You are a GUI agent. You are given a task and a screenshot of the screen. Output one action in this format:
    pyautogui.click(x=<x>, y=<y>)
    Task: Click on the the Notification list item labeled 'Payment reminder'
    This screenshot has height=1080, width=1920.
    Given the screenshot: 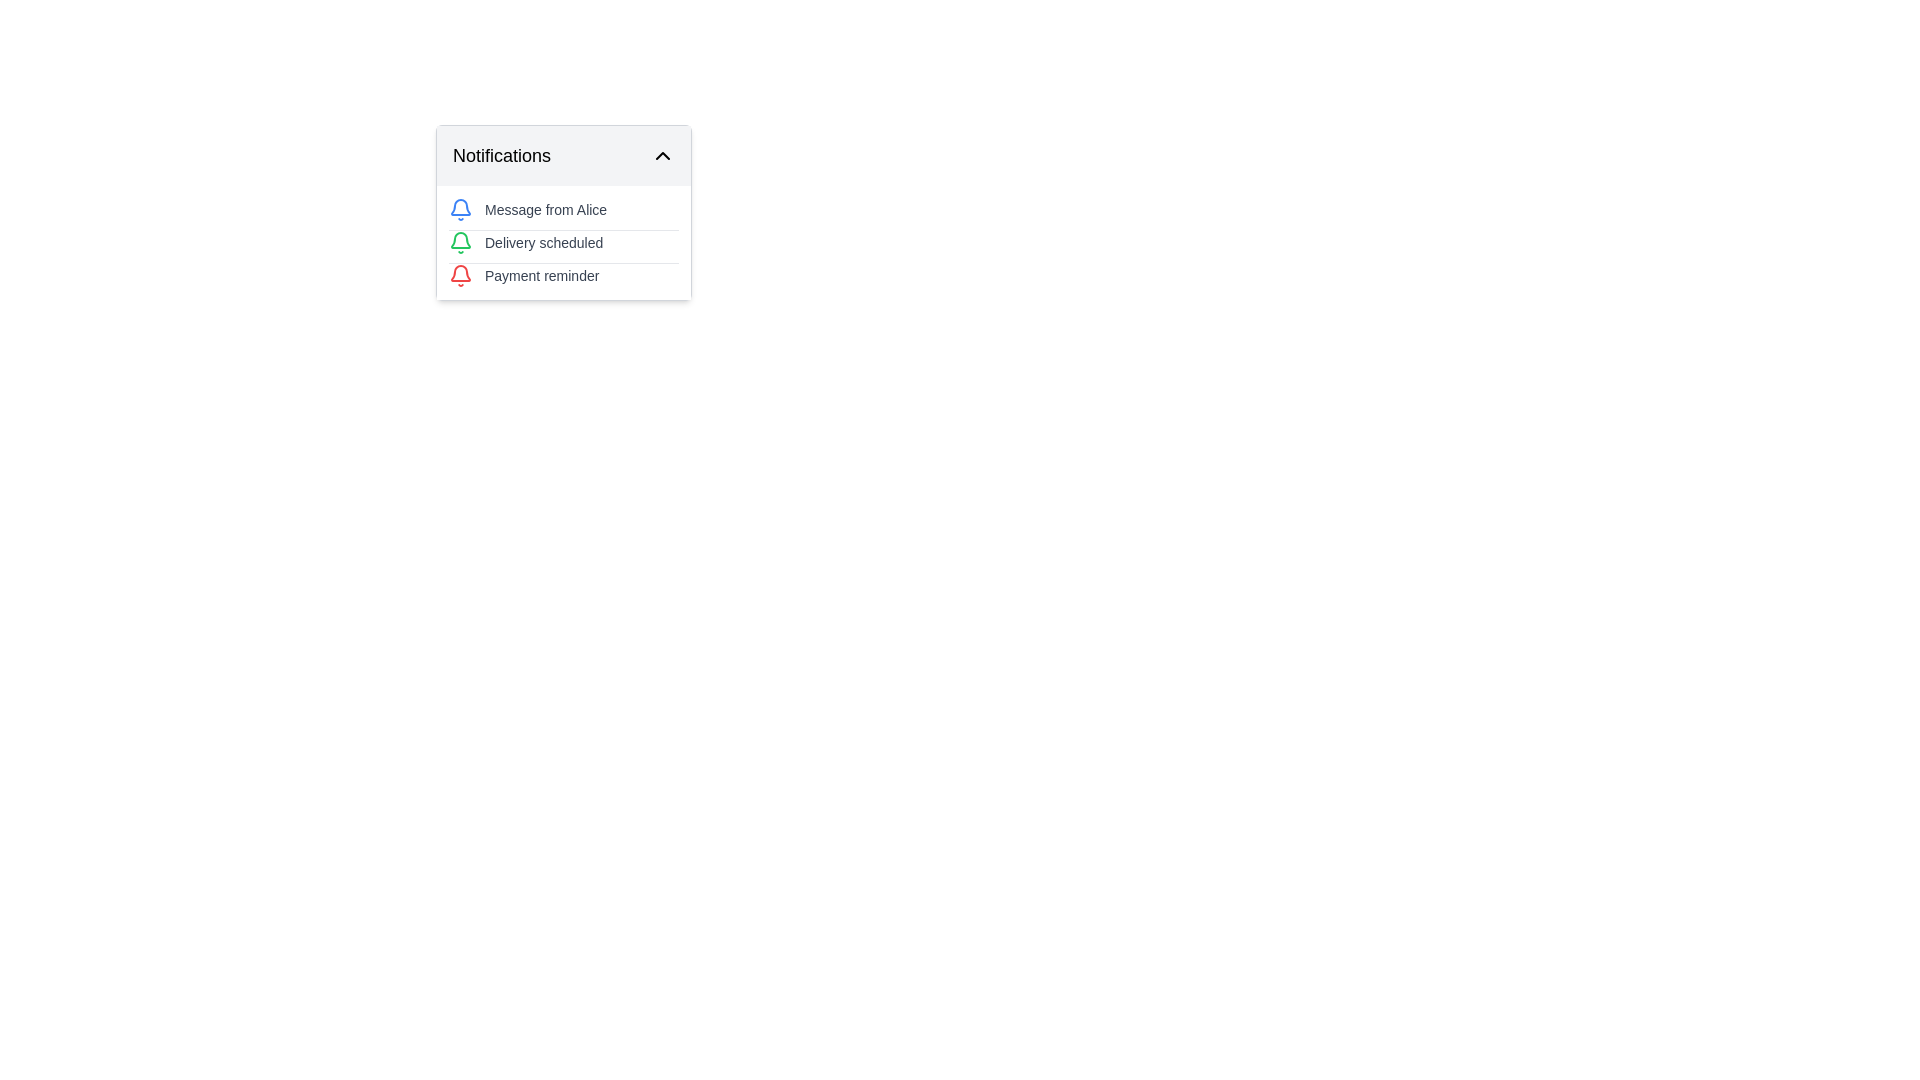 What is the action you would take?
    pyautogui.click(x=563, y=274)
    